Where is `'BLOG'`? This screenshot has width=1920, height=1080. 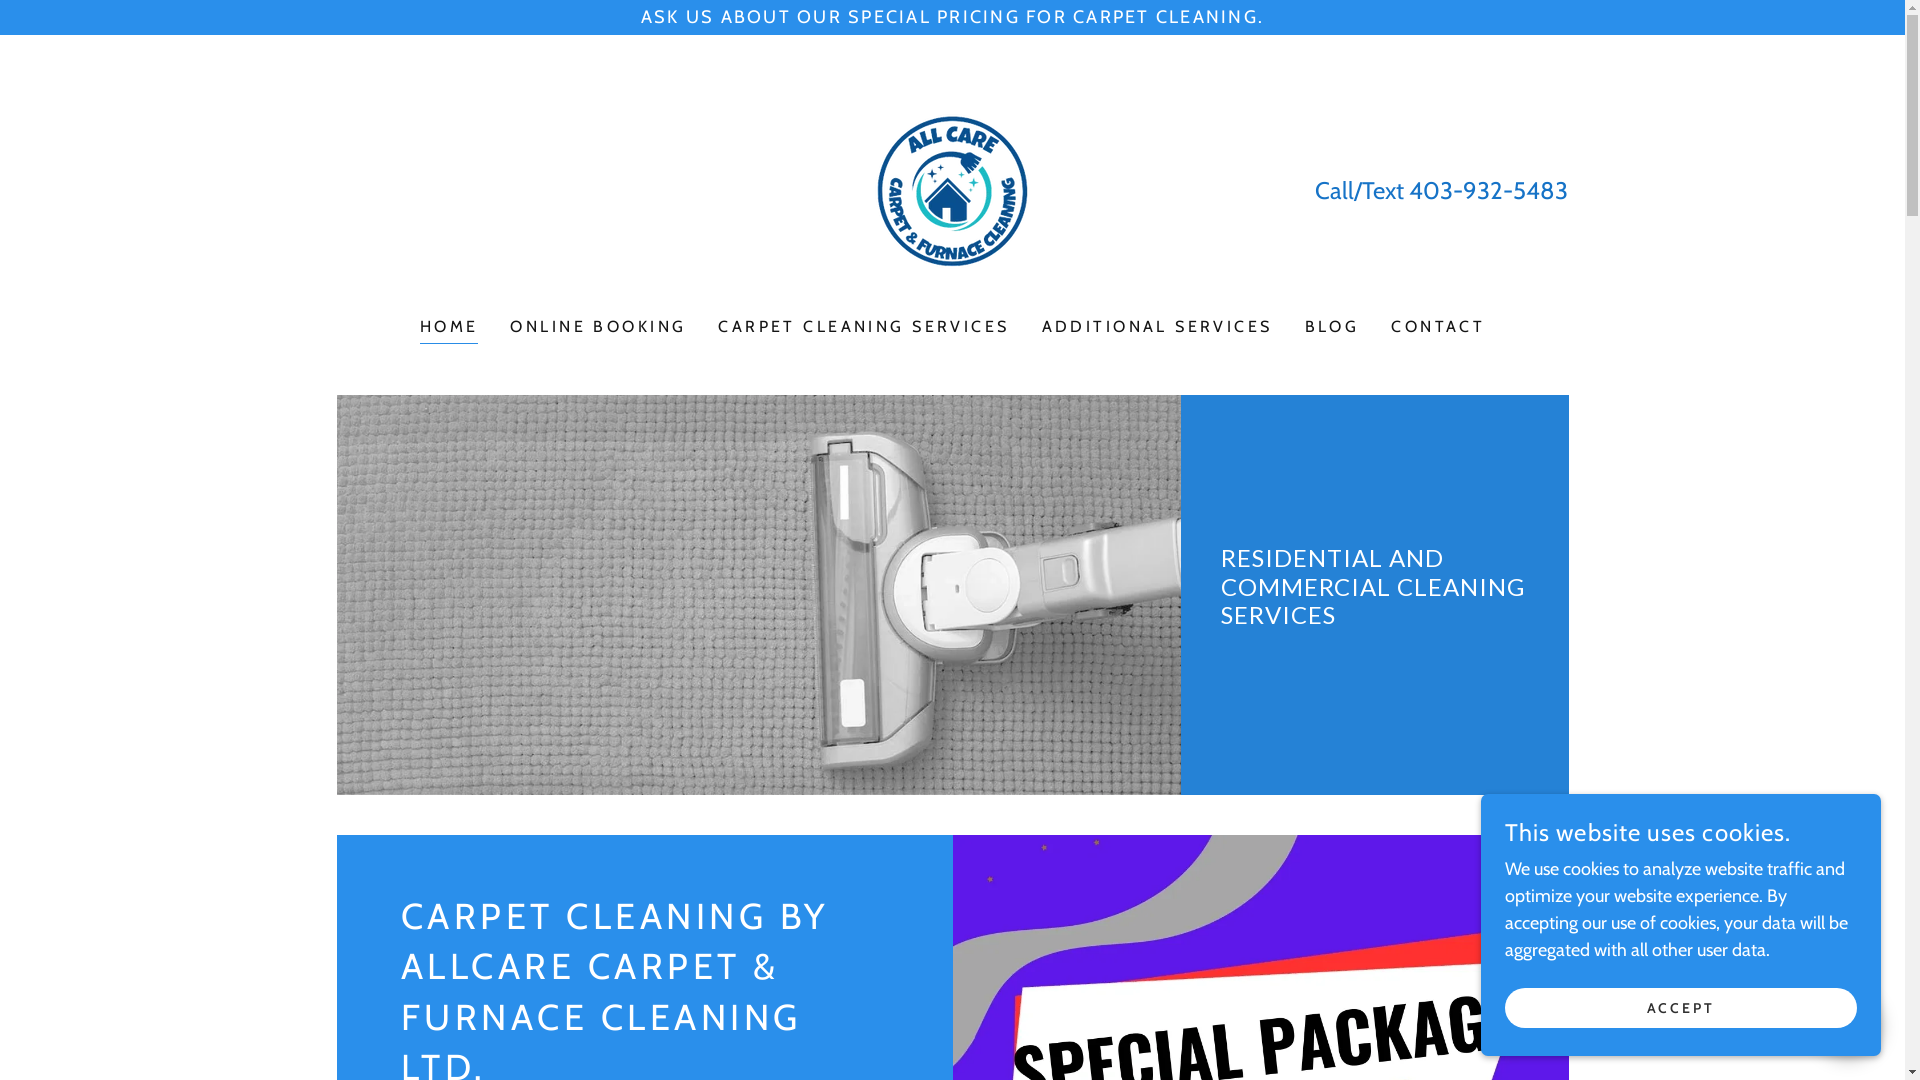 'BLOG' is located at coordinates (1332, 326).